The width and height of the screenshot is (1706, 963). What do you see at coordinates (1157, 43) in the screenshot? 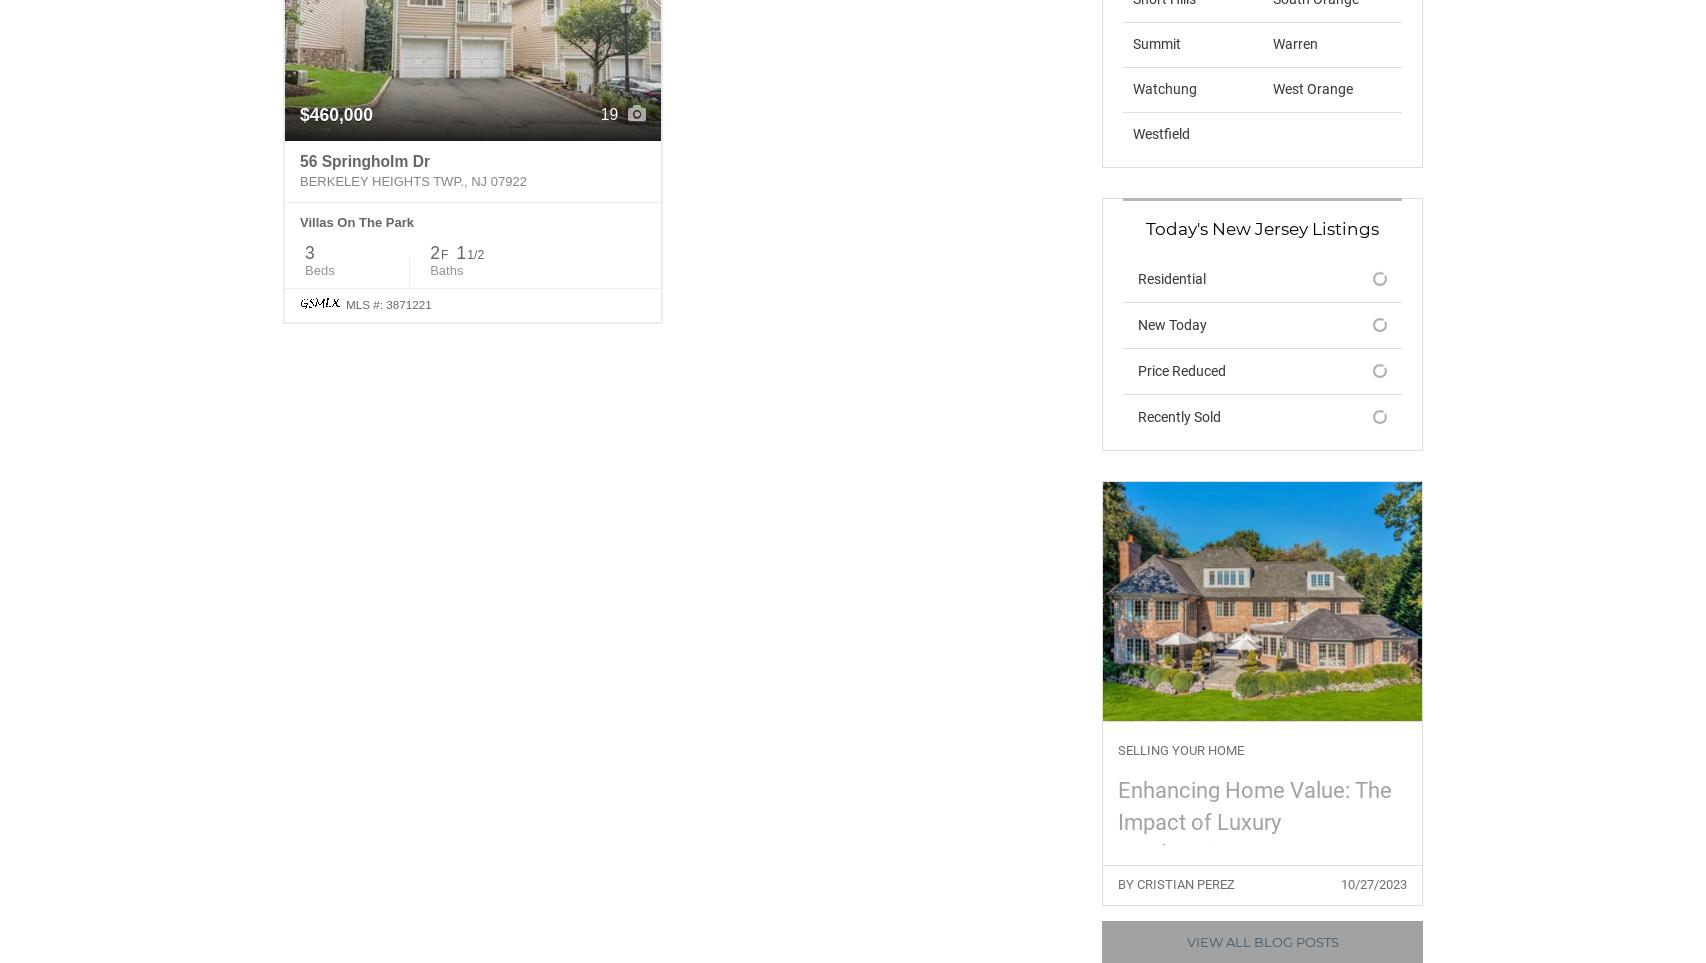
I see `'Summit'` at bounding box center [1157, 43].